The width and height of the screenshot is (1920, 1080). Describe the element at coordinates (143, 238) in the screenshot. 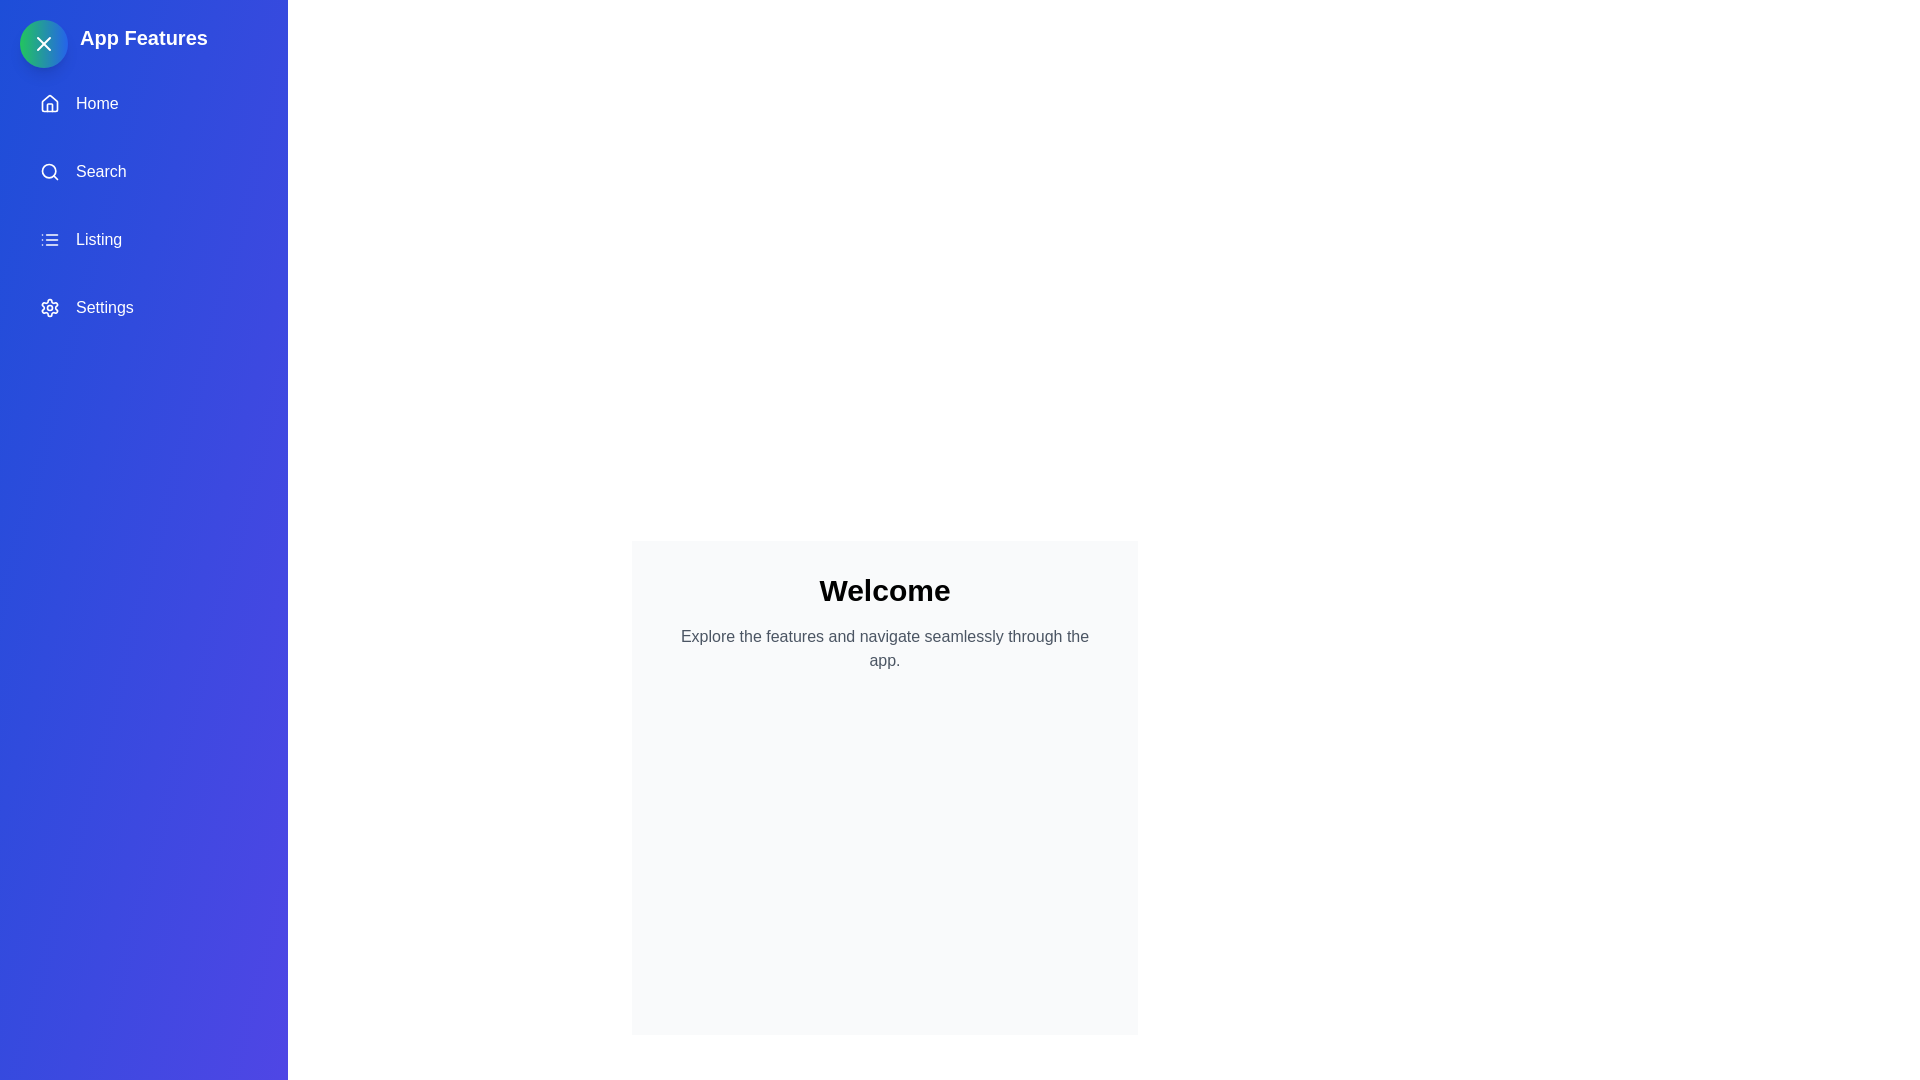

I see `the 'Listing' option in the drawer` at that location.